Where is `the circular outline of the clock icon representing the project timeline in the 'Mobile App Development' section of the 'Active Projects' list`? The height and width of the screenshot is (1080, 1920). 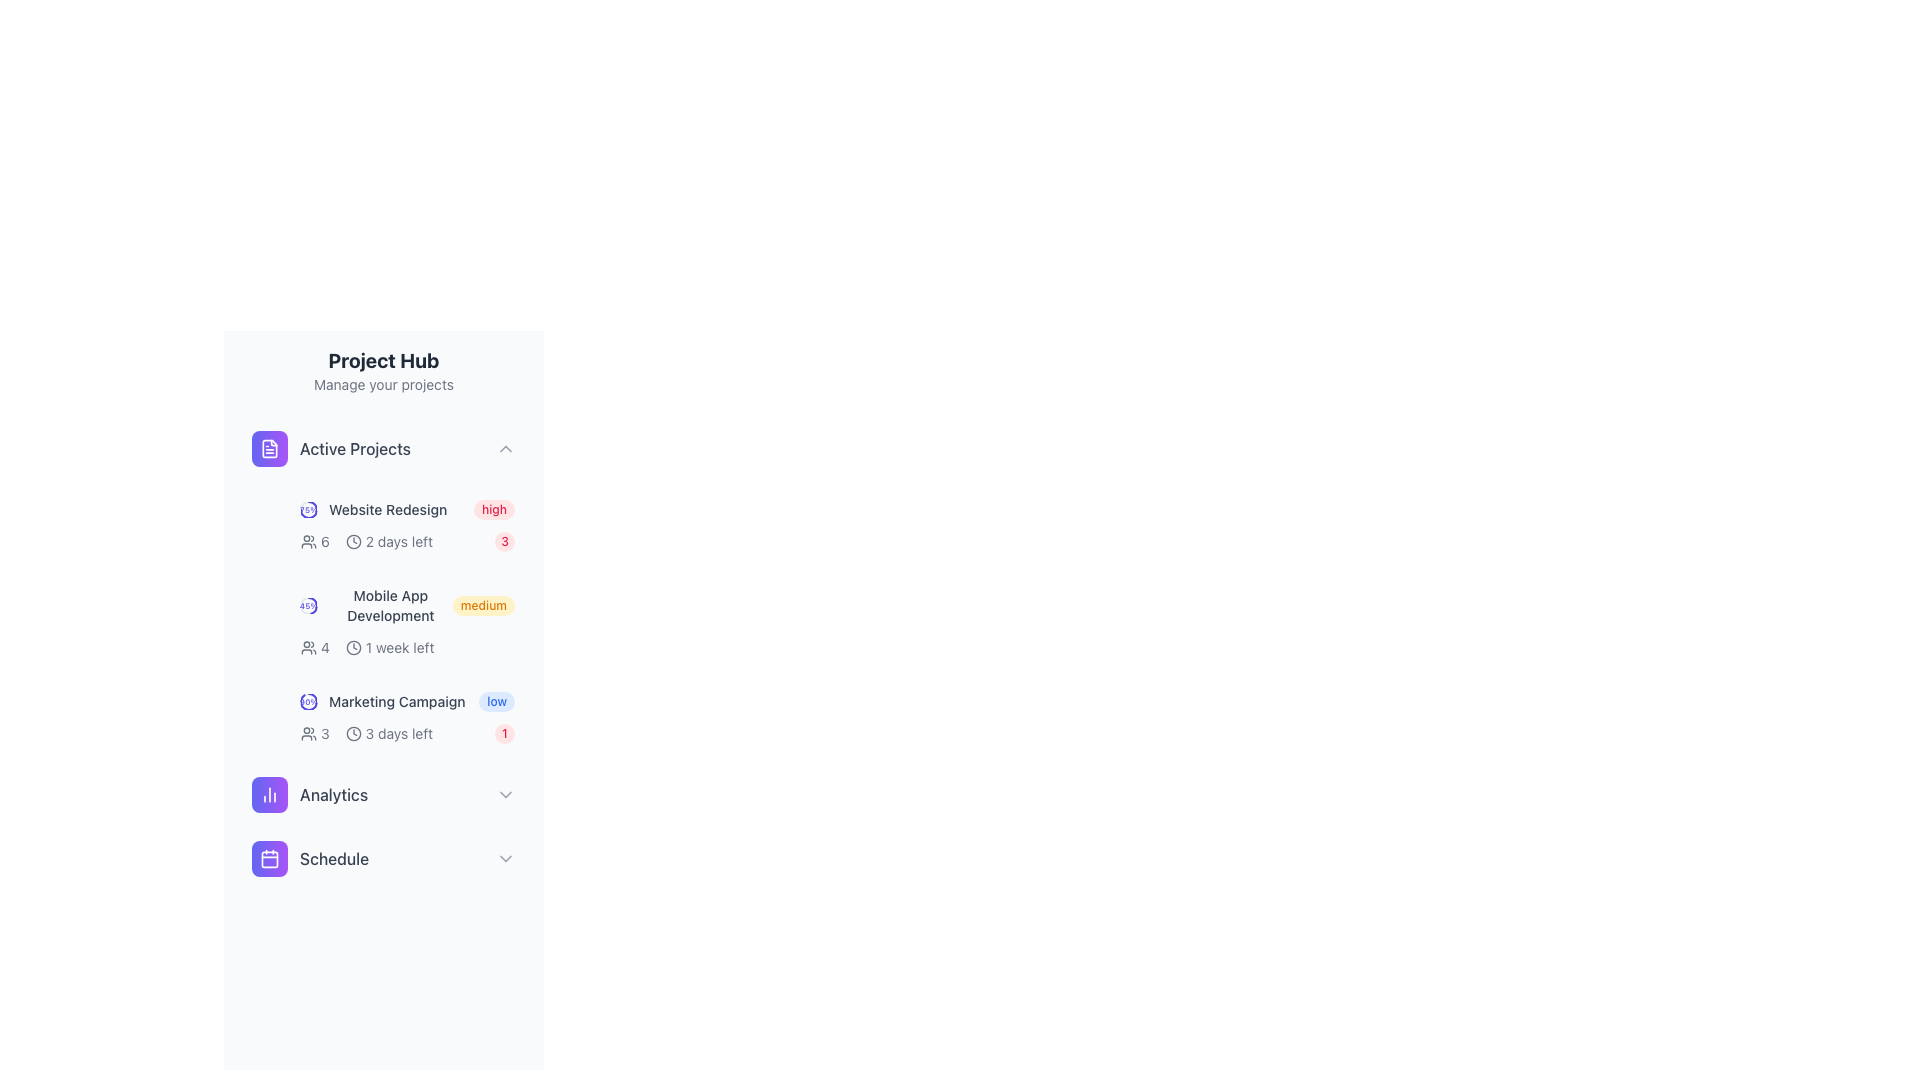 the circular outline of the clock icon representing the project timeline in the 'Mobile App Development' section of the 'Active Projects' list is located at coordinates (353, 648).